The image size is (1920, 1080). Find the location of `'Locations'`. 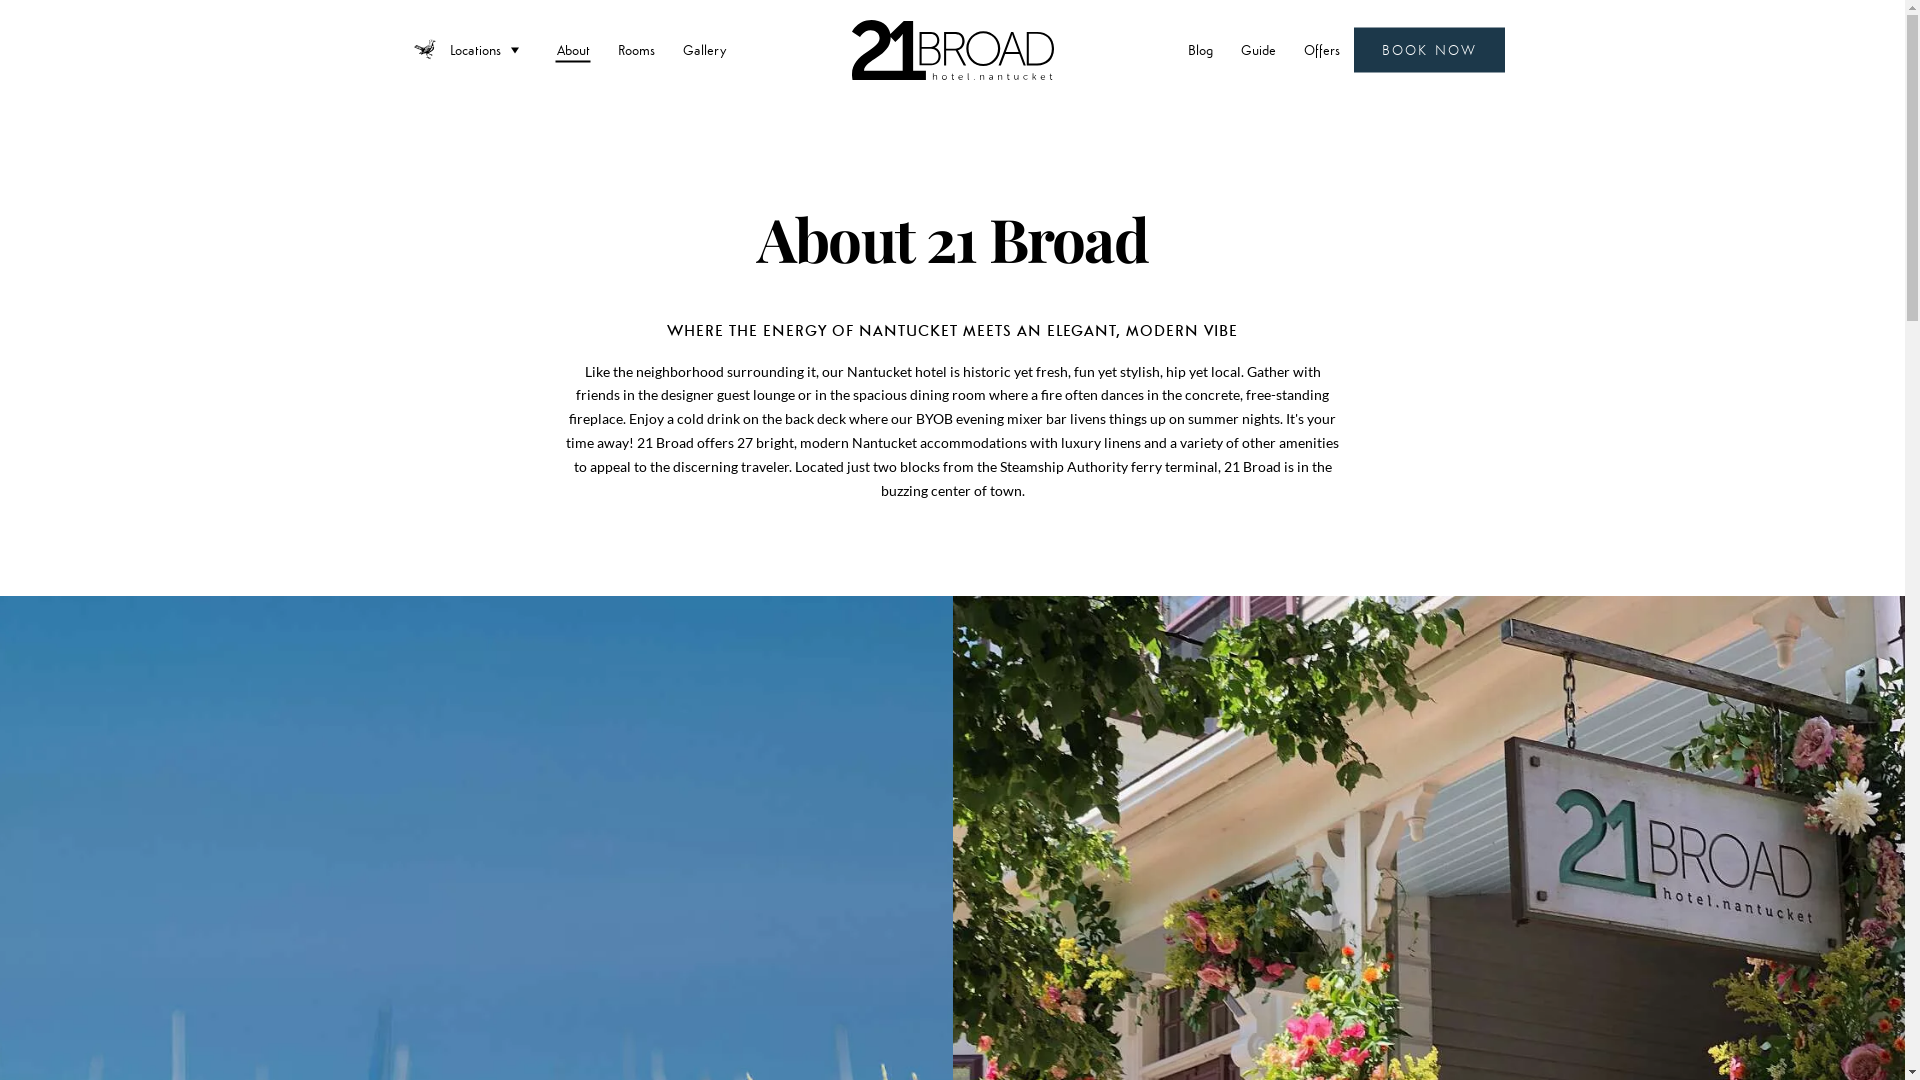

'Locations' is located at coordinates (489, 49).